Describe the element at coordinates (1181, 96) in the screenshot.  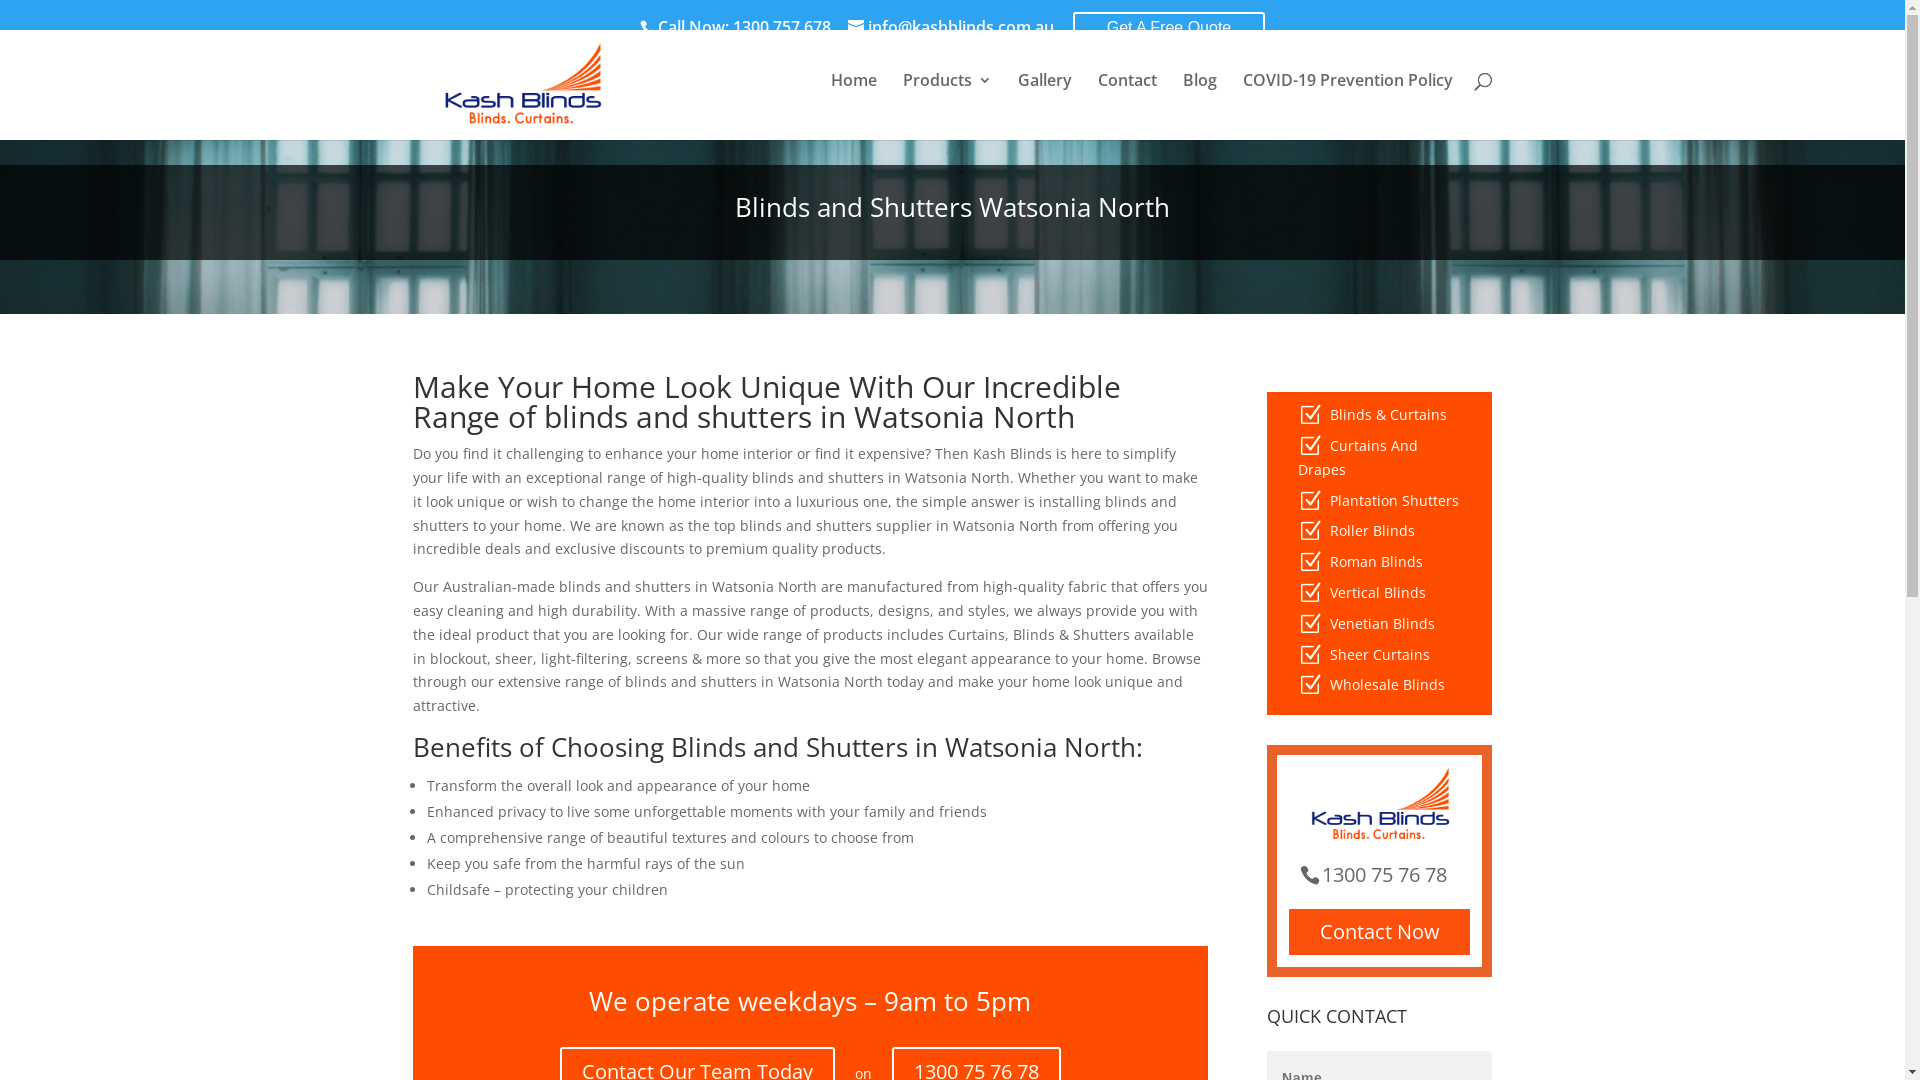
I see `'Blog'` at that location.